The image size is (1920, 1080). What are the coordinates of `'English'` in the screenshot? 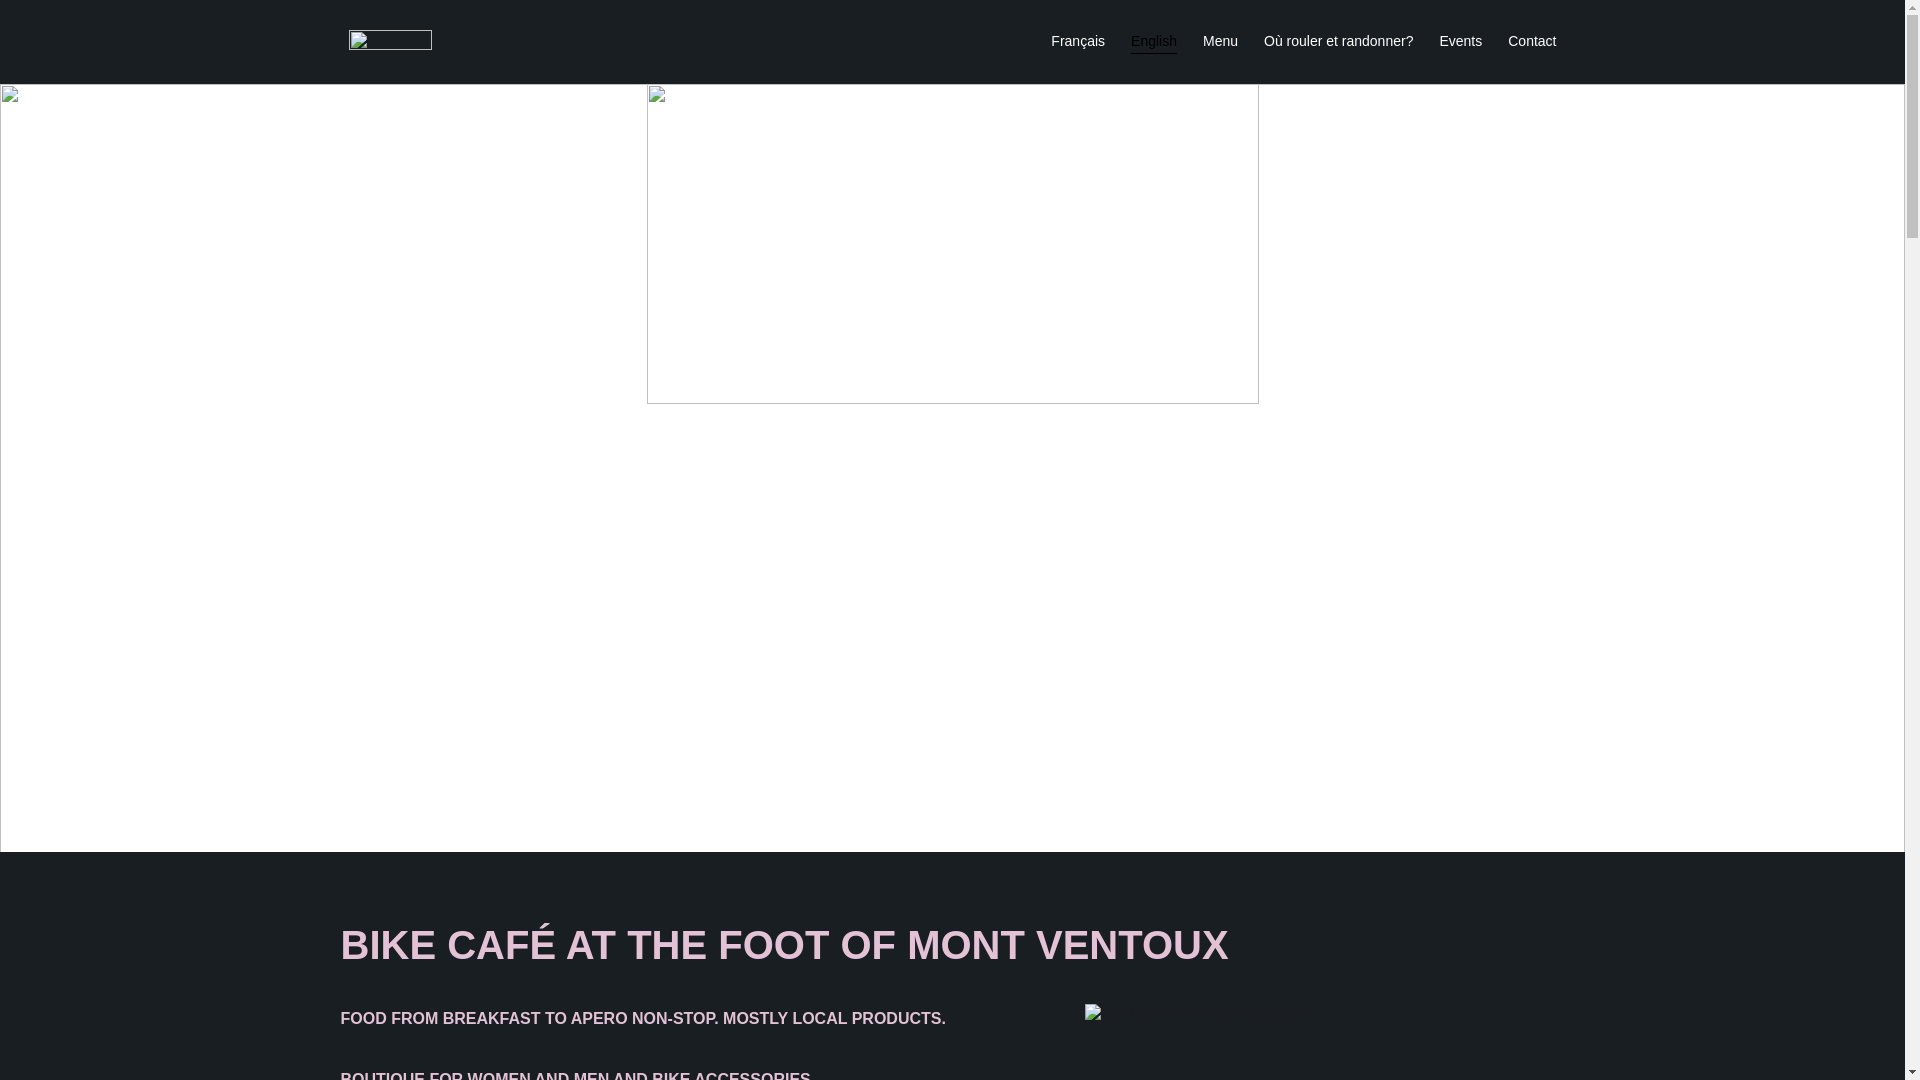 It's located at (1153, 42).